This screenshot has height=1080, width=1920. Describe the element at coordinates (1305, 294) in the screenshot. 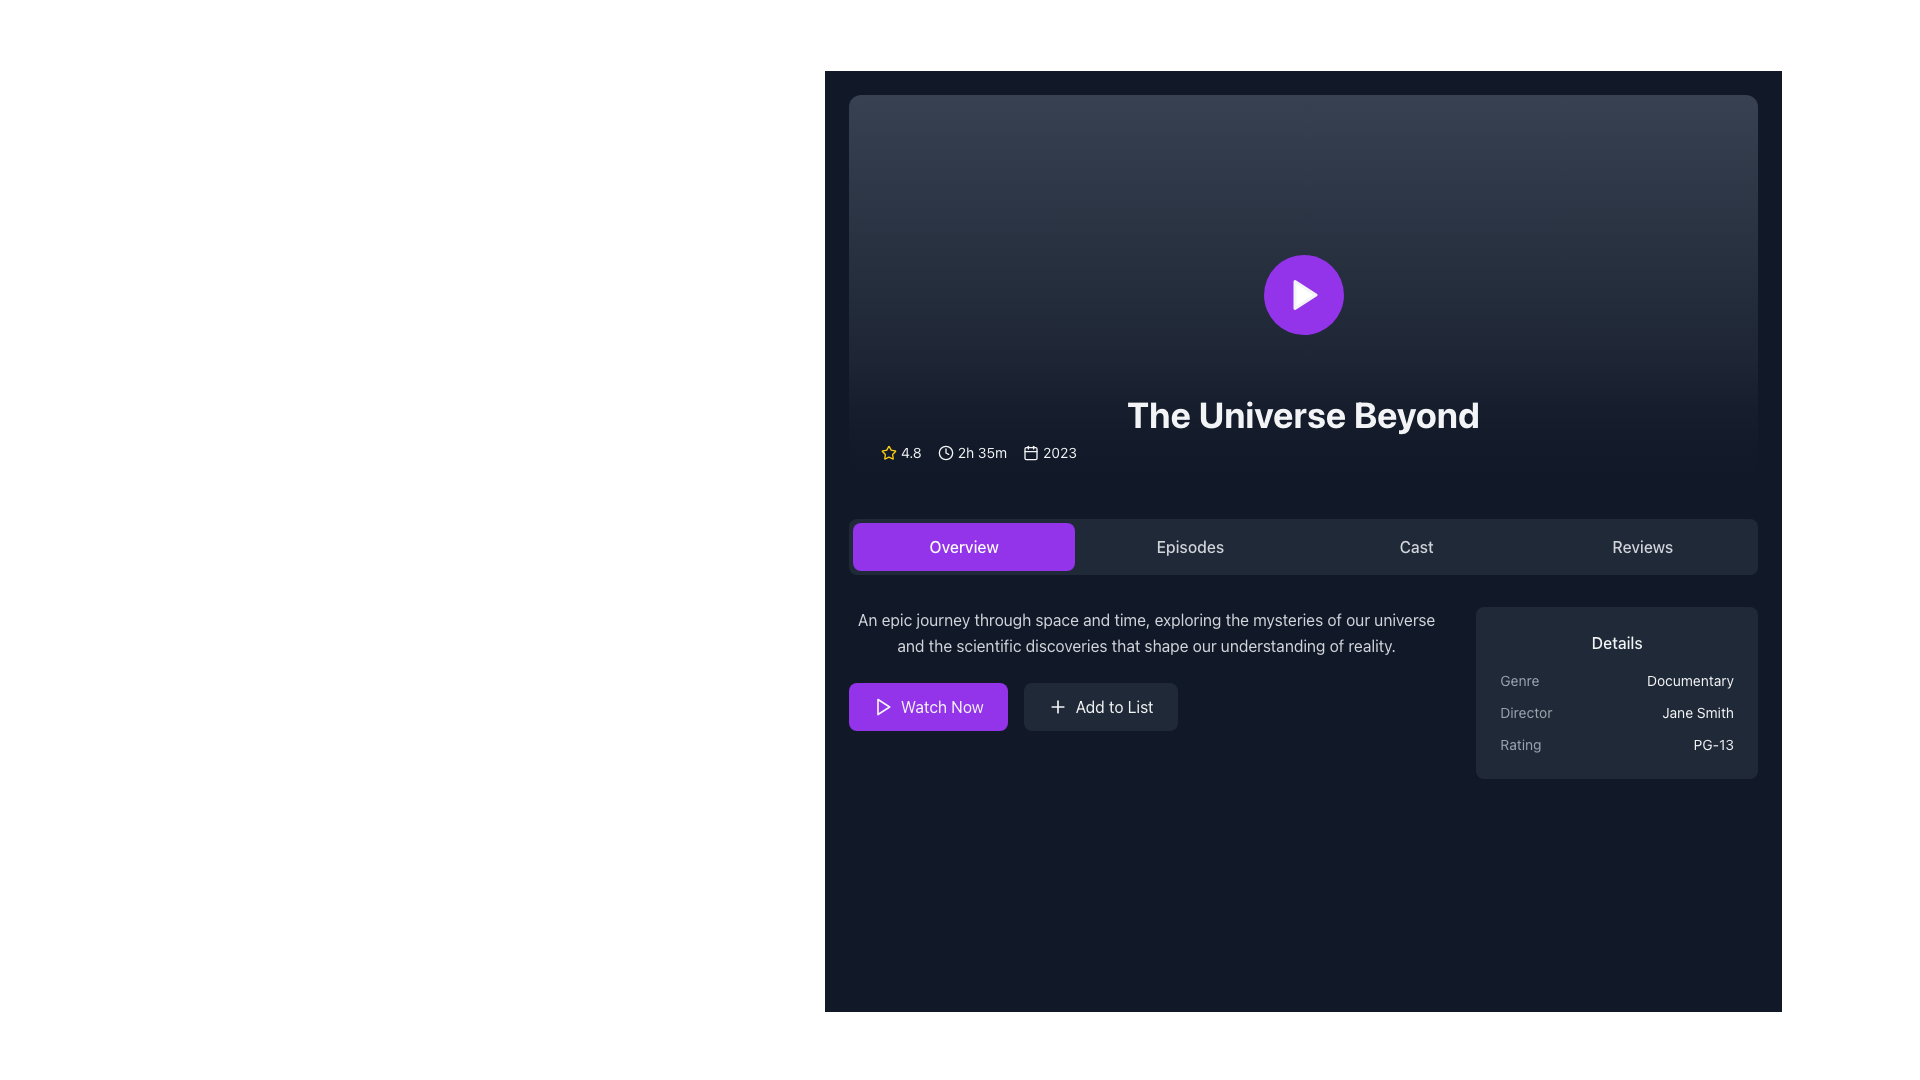

I see `the centrally positioned play icon within the circular button at the upper-middle portion of the interface` at that location.